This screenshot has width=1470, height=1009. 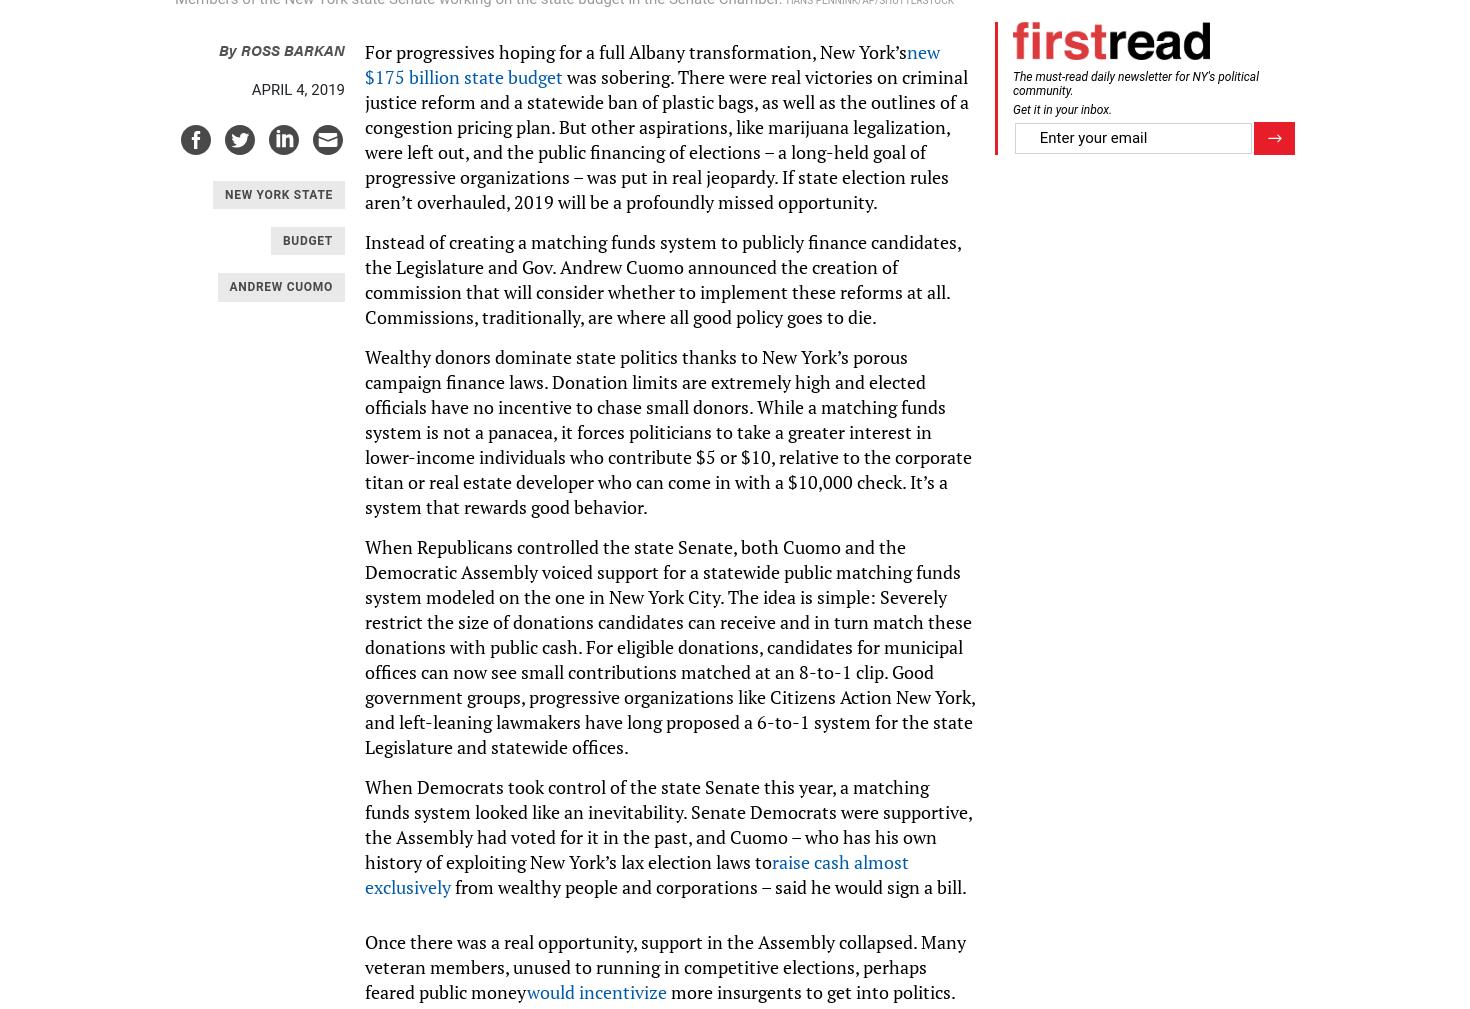 I want to click on 'new $175 billion state budget', so click(x=651, y=62).